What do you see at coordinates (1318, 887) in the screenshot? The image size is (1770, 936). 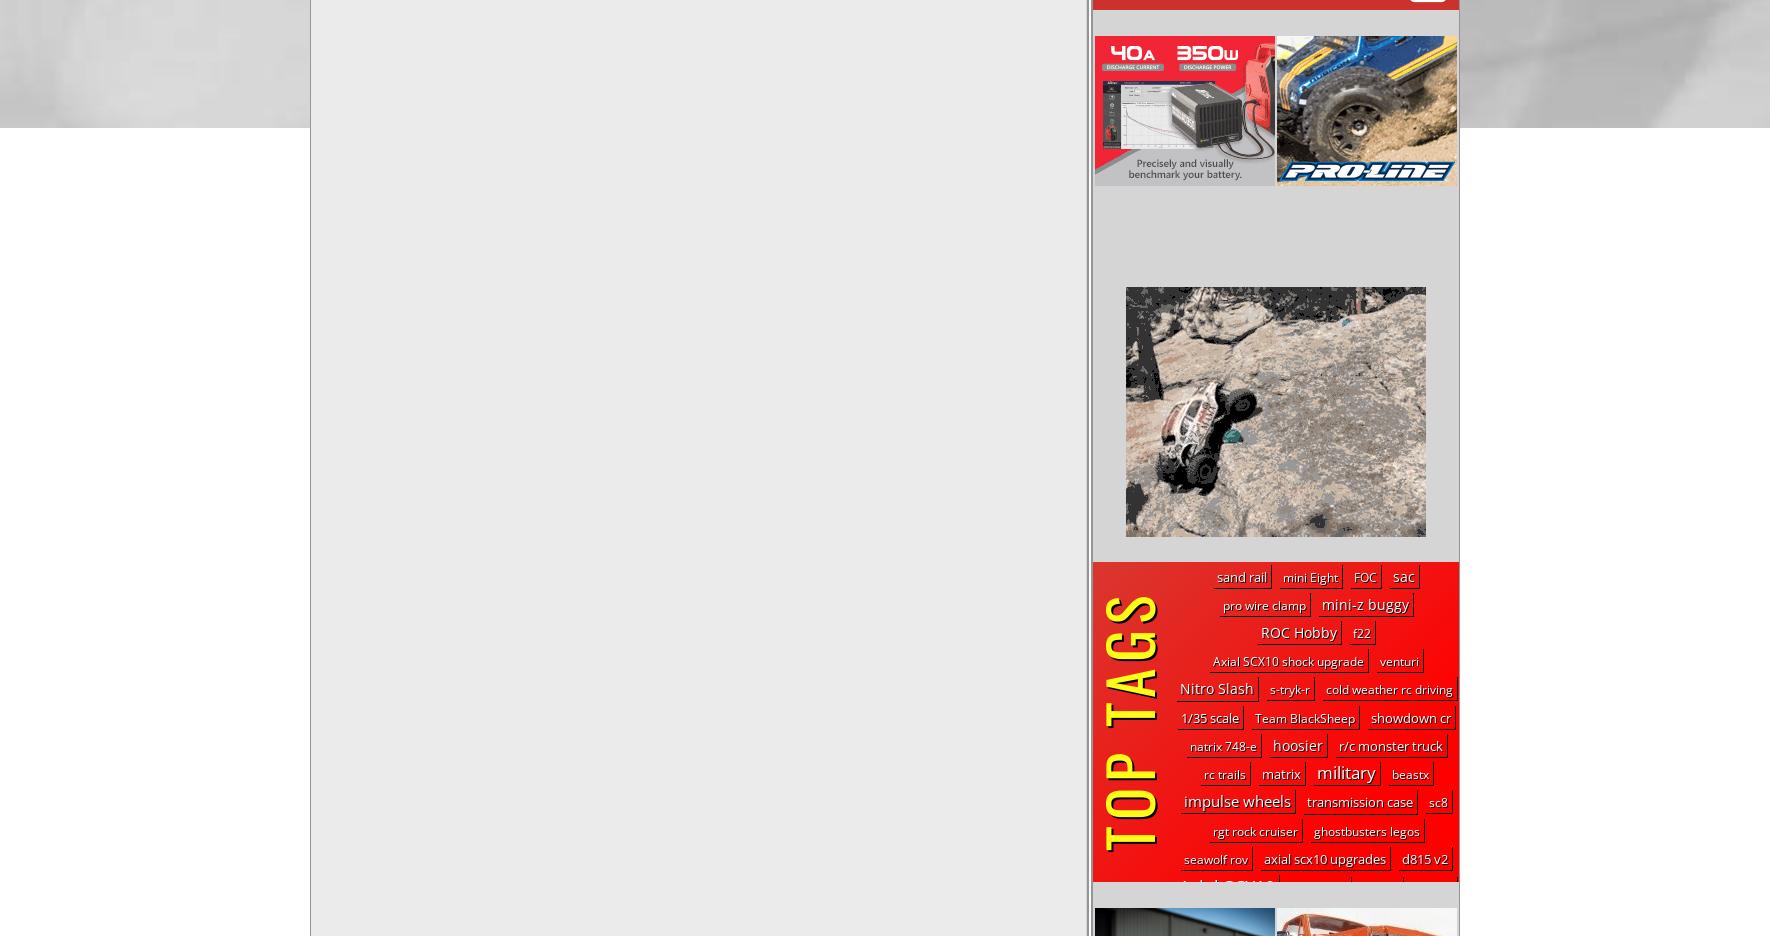 I see `'Drop Step'` at bounding box center [1318, 887].